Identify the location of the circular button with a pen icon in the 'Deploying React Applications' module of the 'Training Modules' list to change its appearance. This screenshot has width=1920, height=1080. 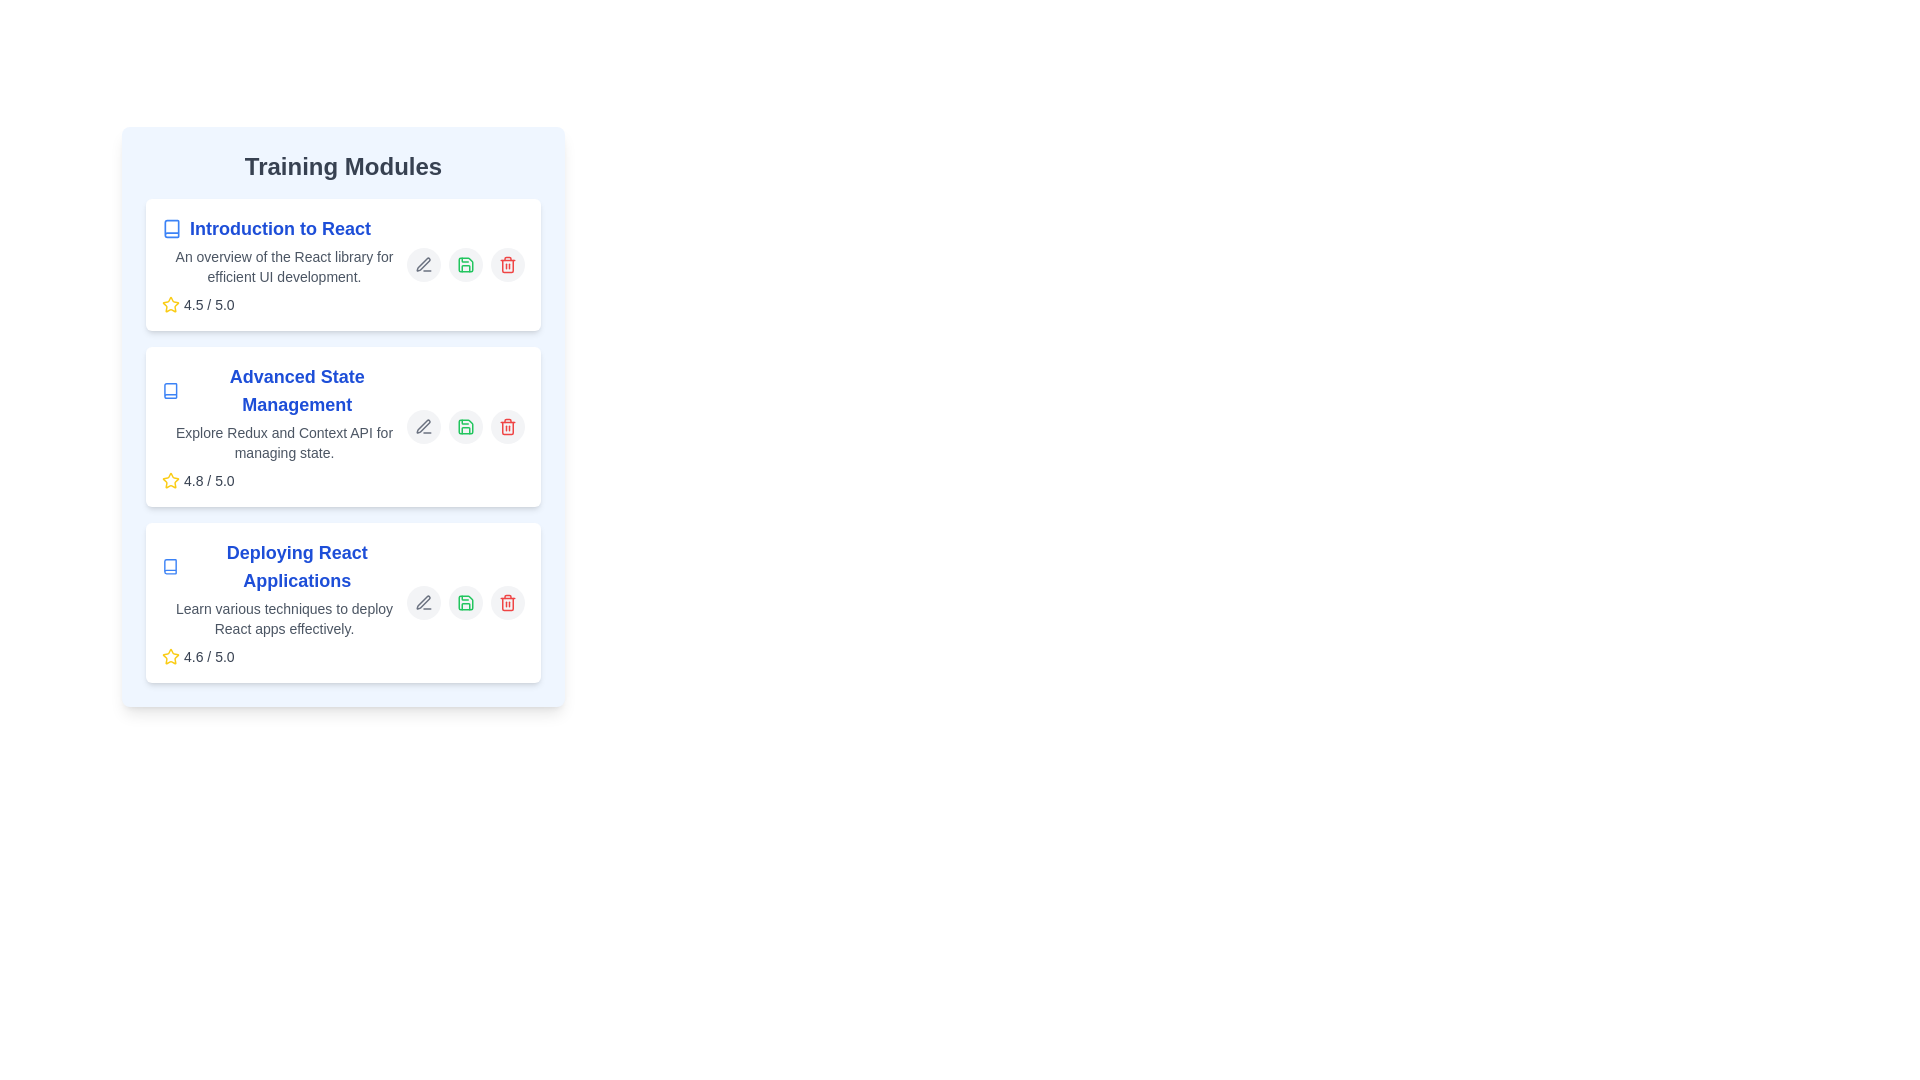
(422, 601).